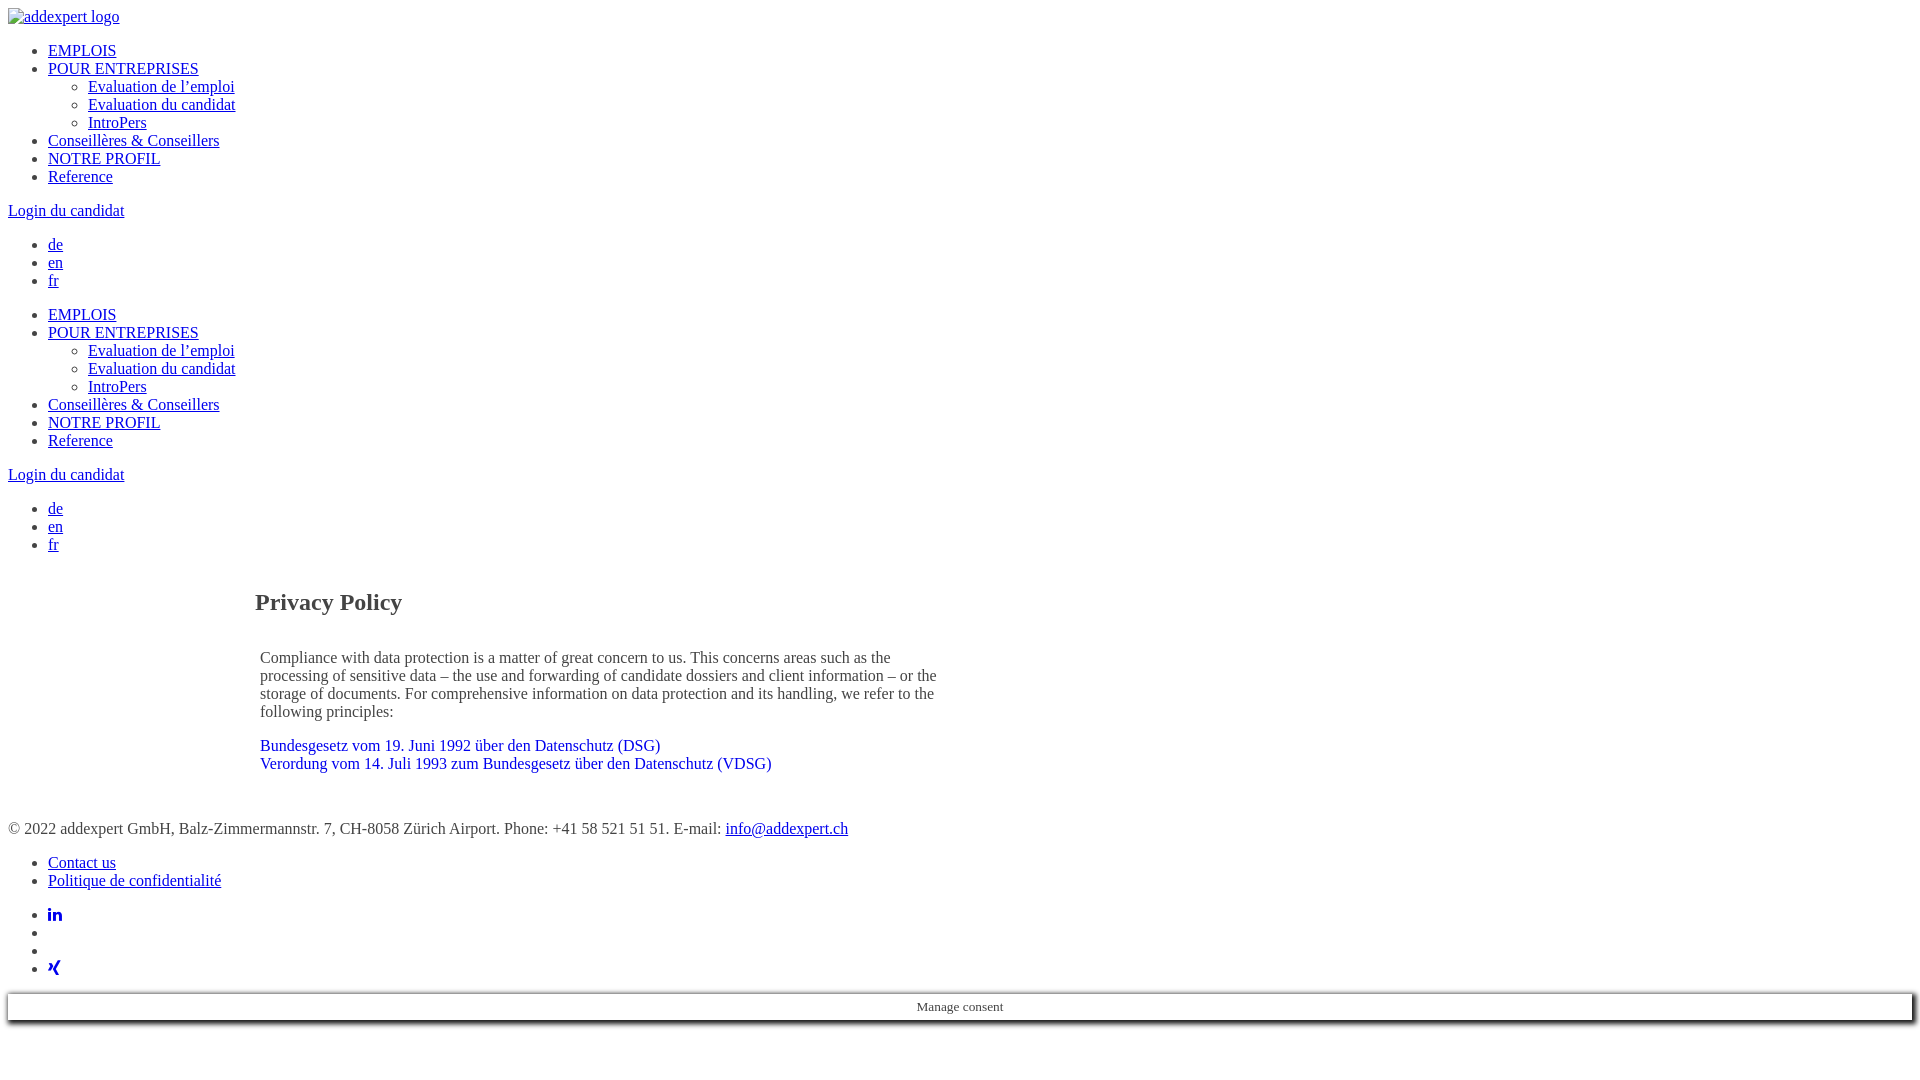  I want to click on 'POUR ENTREPRISES', so click(122, 67).